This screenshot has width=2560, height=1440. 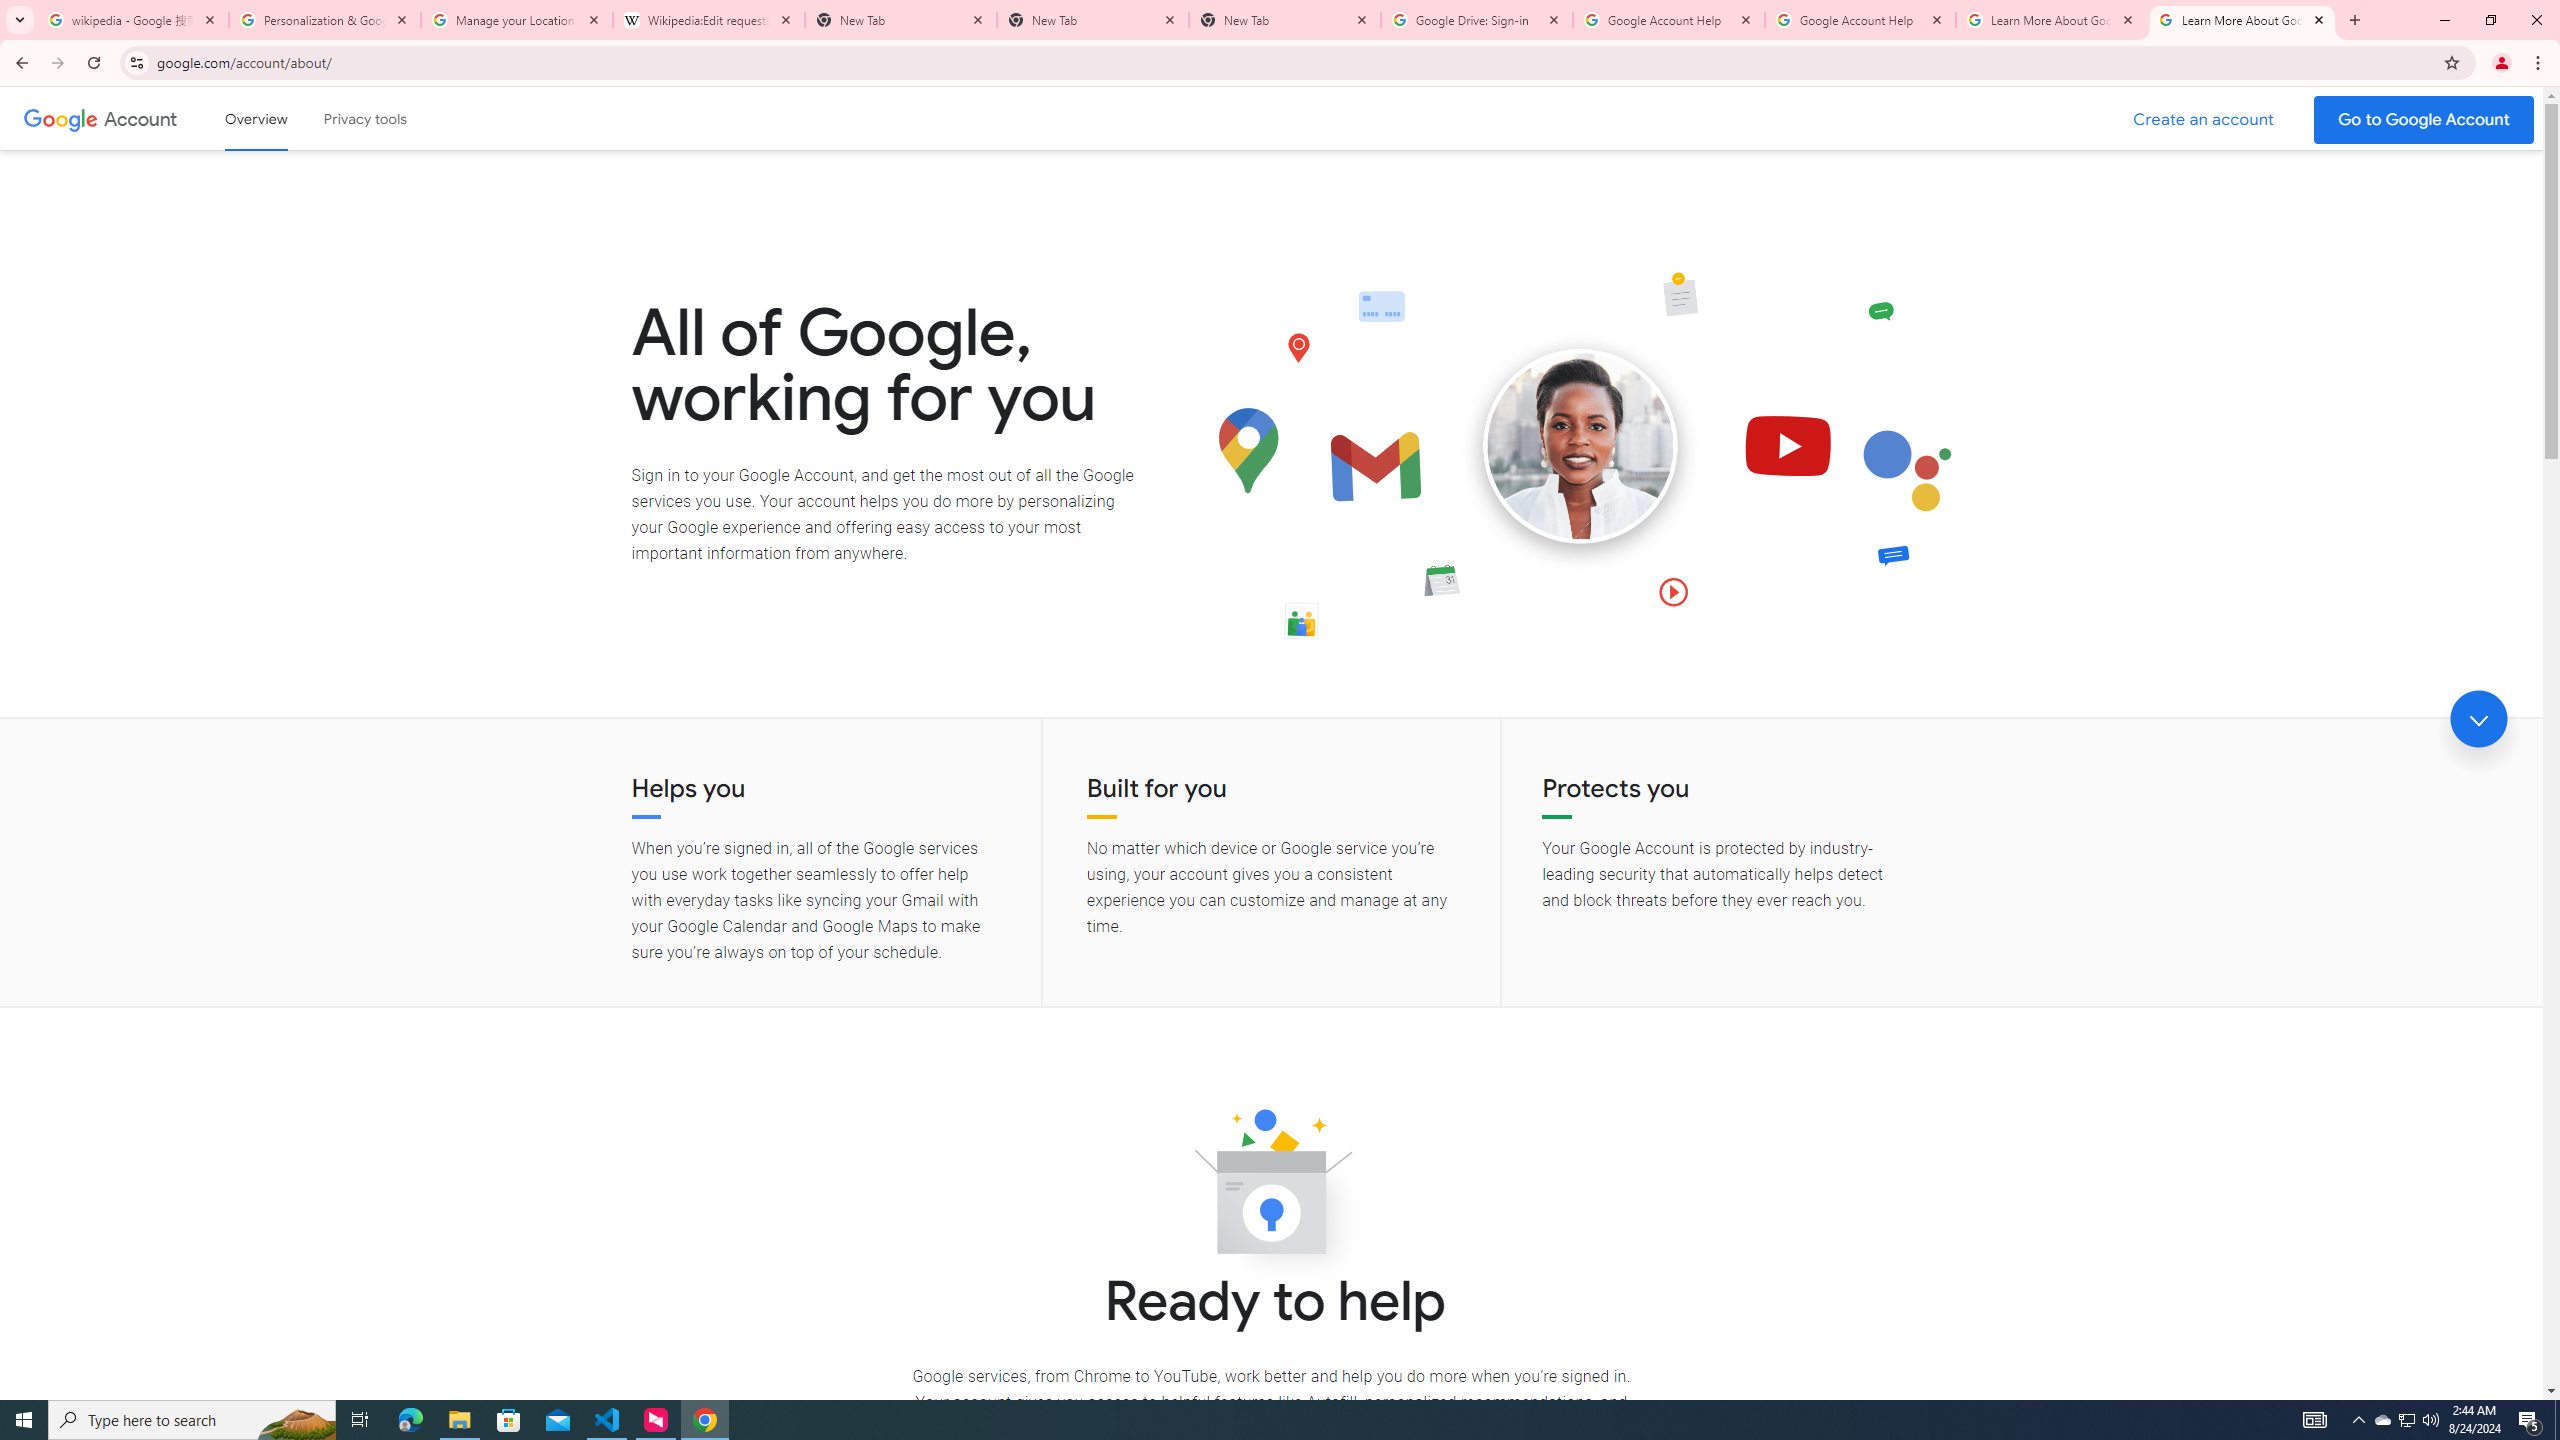 I want to click on 'Jump link', so click(x=2478, y=719).